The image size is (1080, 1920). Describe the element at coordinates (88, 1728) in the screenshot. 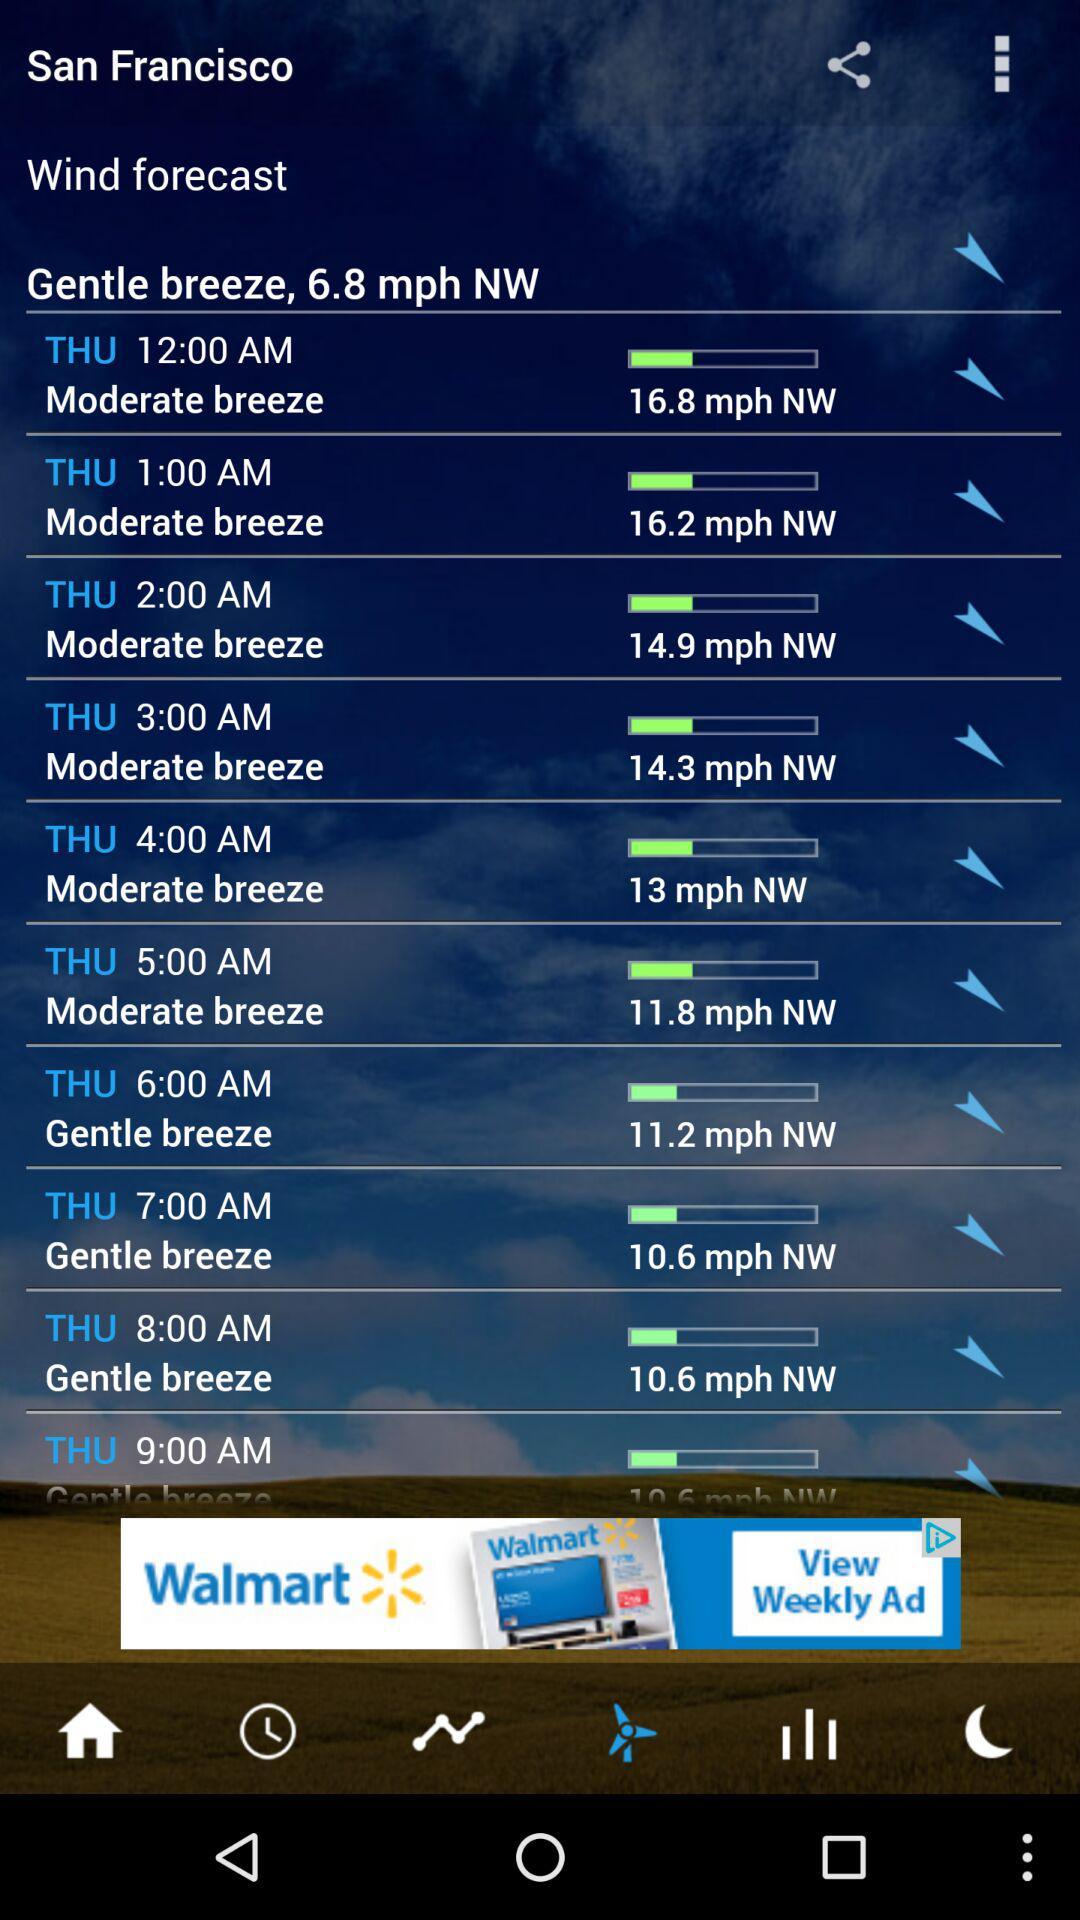

I see `home` at that location.